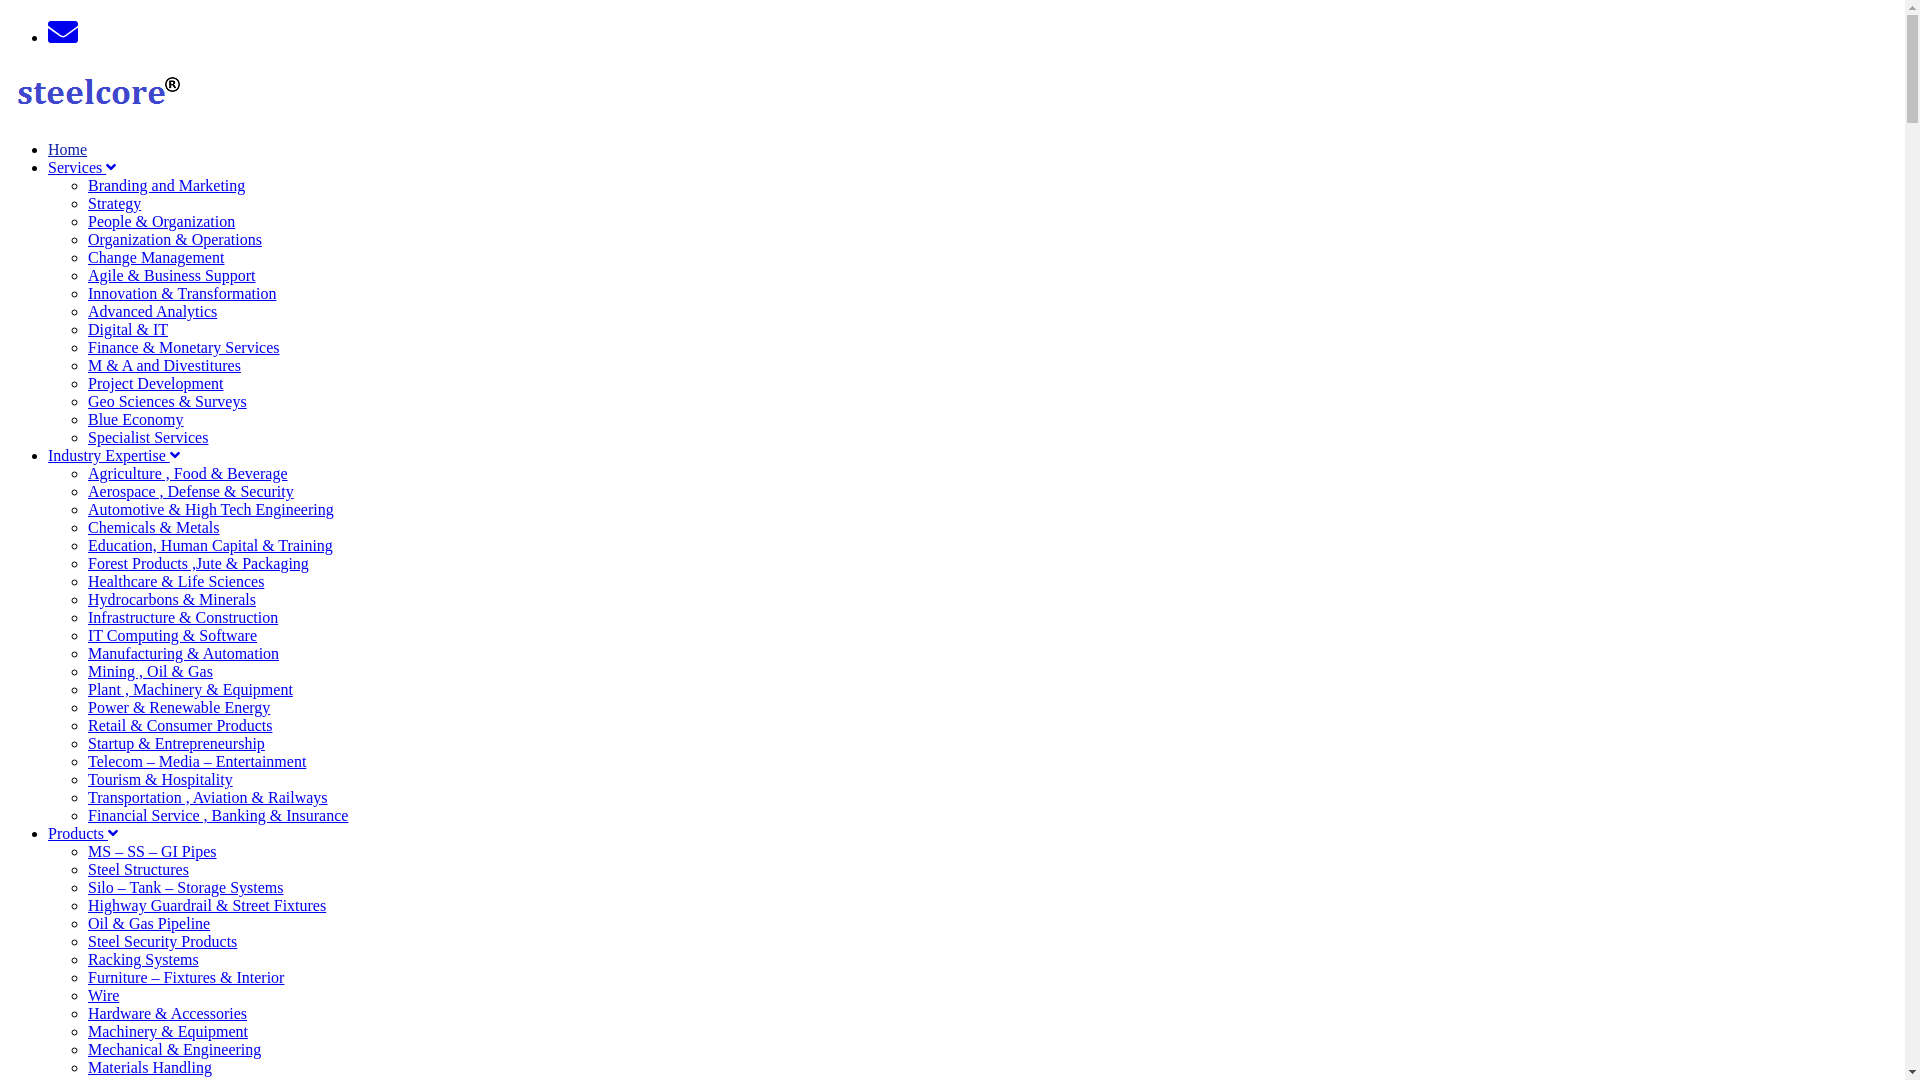 The image size is (1920, 1080). I want to click on 'Wire', so click(102, 995).